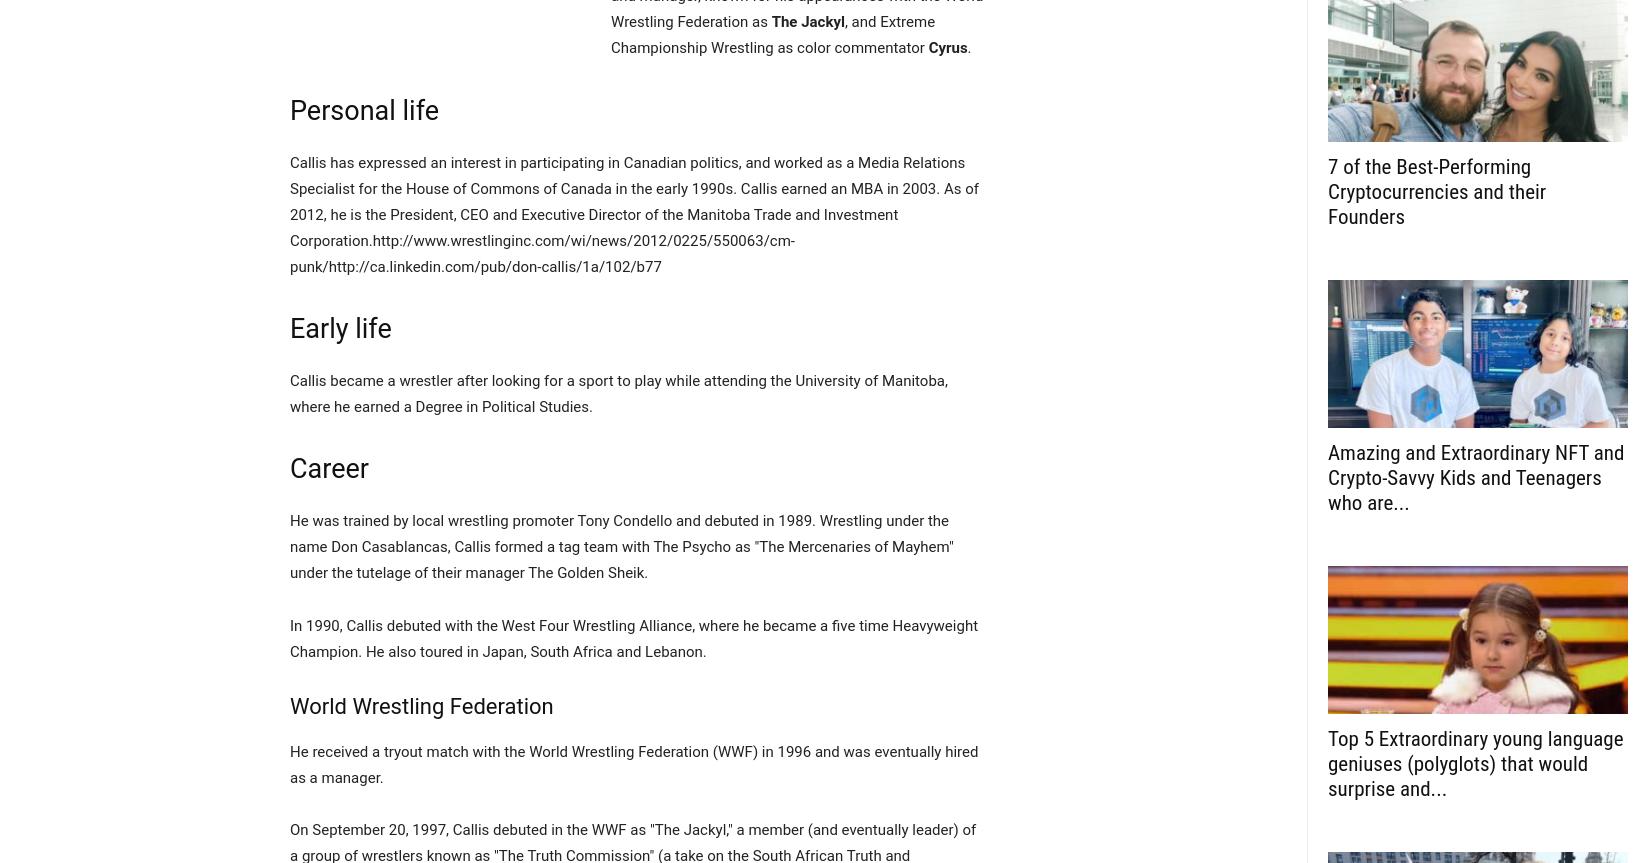 This screenshot has height=863, width=1648. I want to click on 'Career', so click(289, 468).